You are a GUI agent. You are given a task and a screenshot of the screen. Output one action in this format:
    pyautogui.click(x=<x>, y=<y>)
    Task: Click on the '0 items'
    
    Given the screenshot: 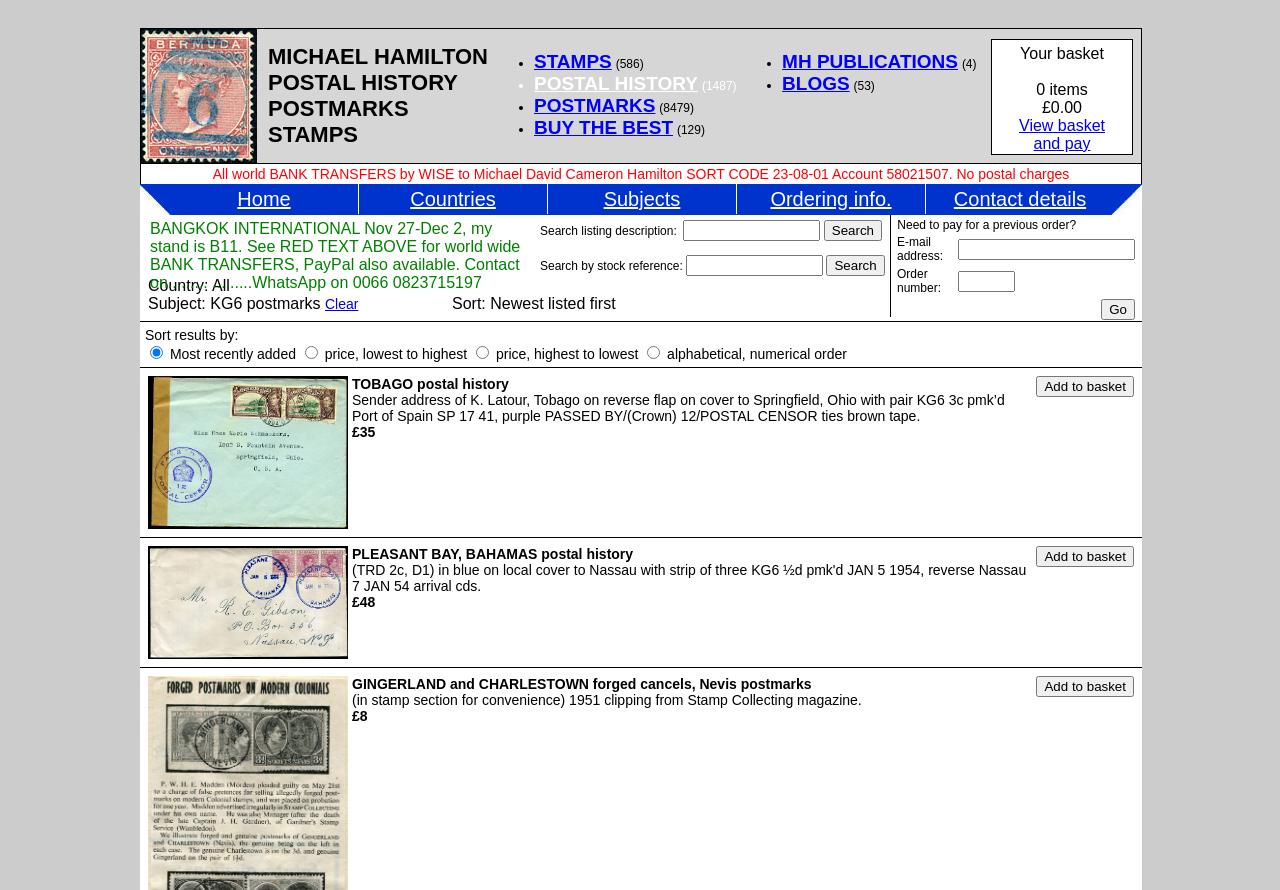 What is the action you would take?
    pyautogui.click(x=1060, y=88)
    